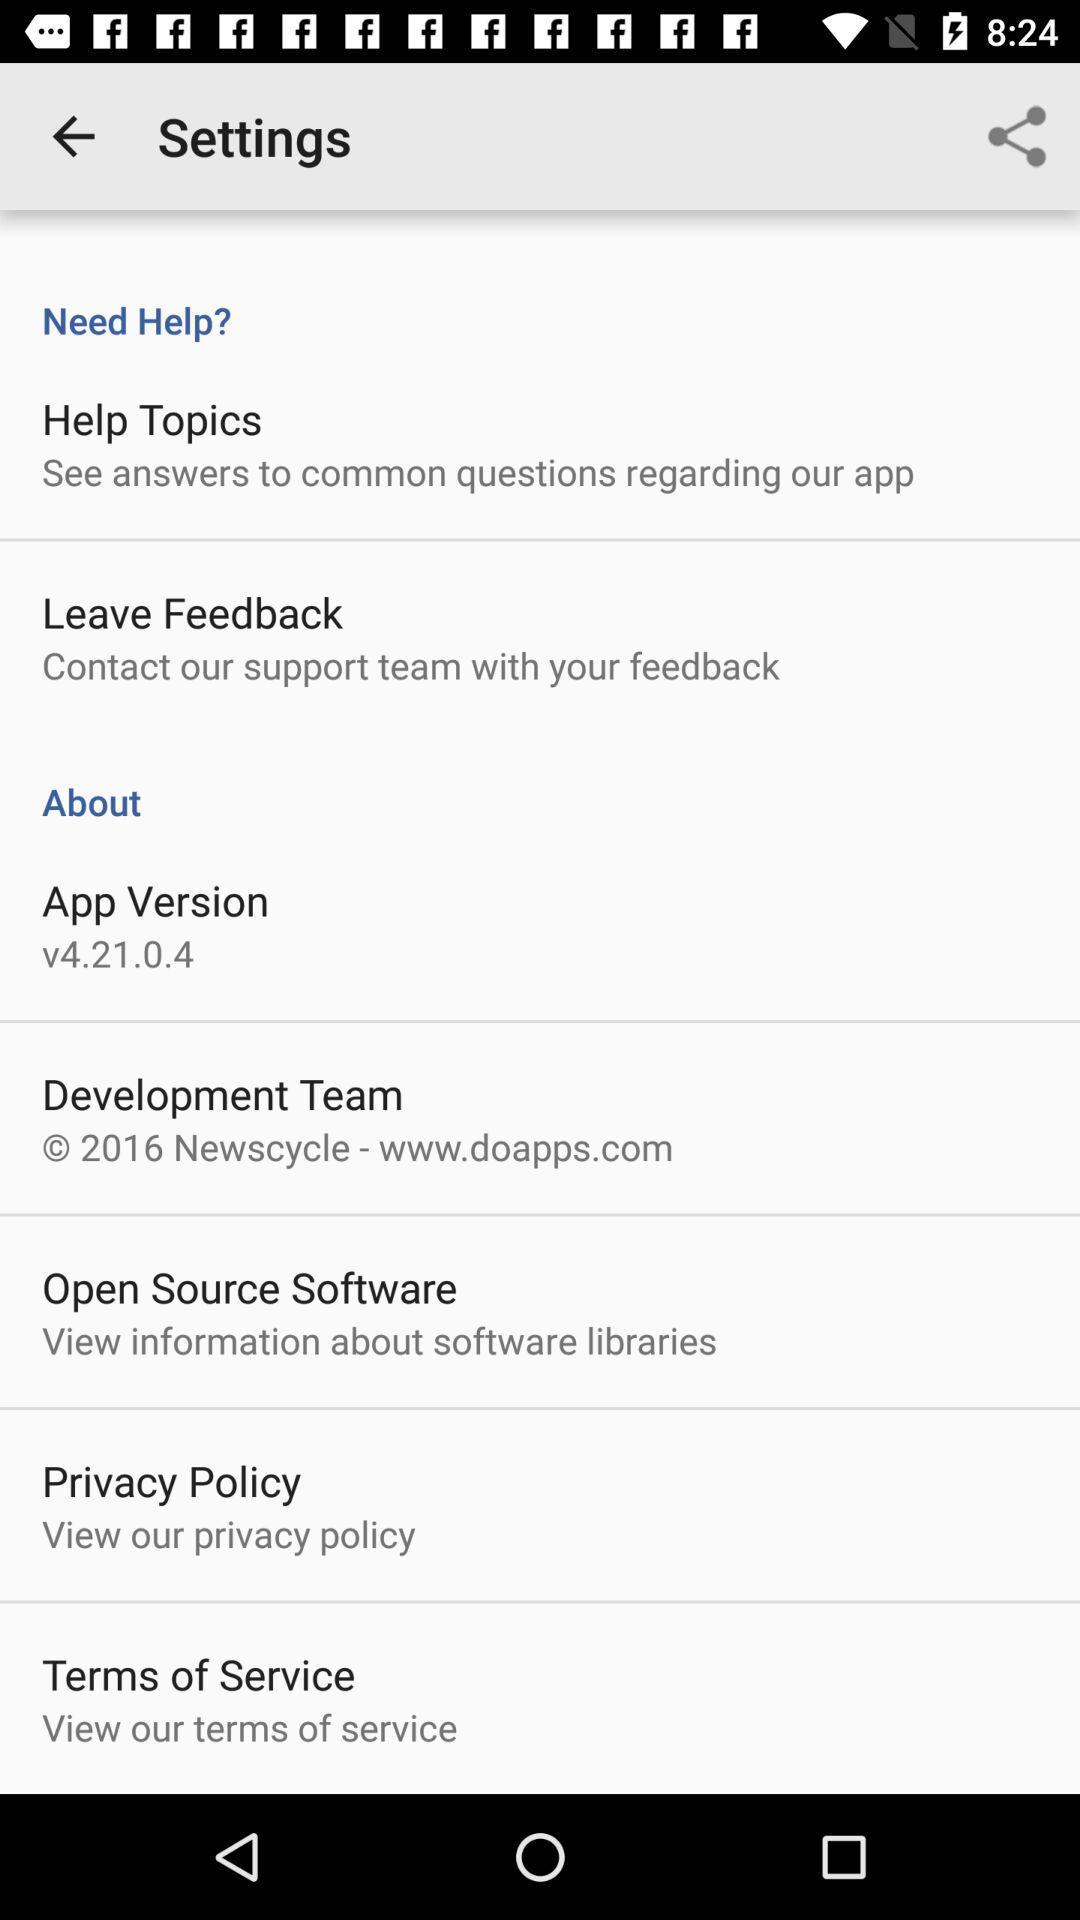 The width and height of the screenshot is (1080, 1920). What do you see at coordinates (72, 135) in the screenshot?
I see `icon above need help? icon` at bounding box center [72, 135].